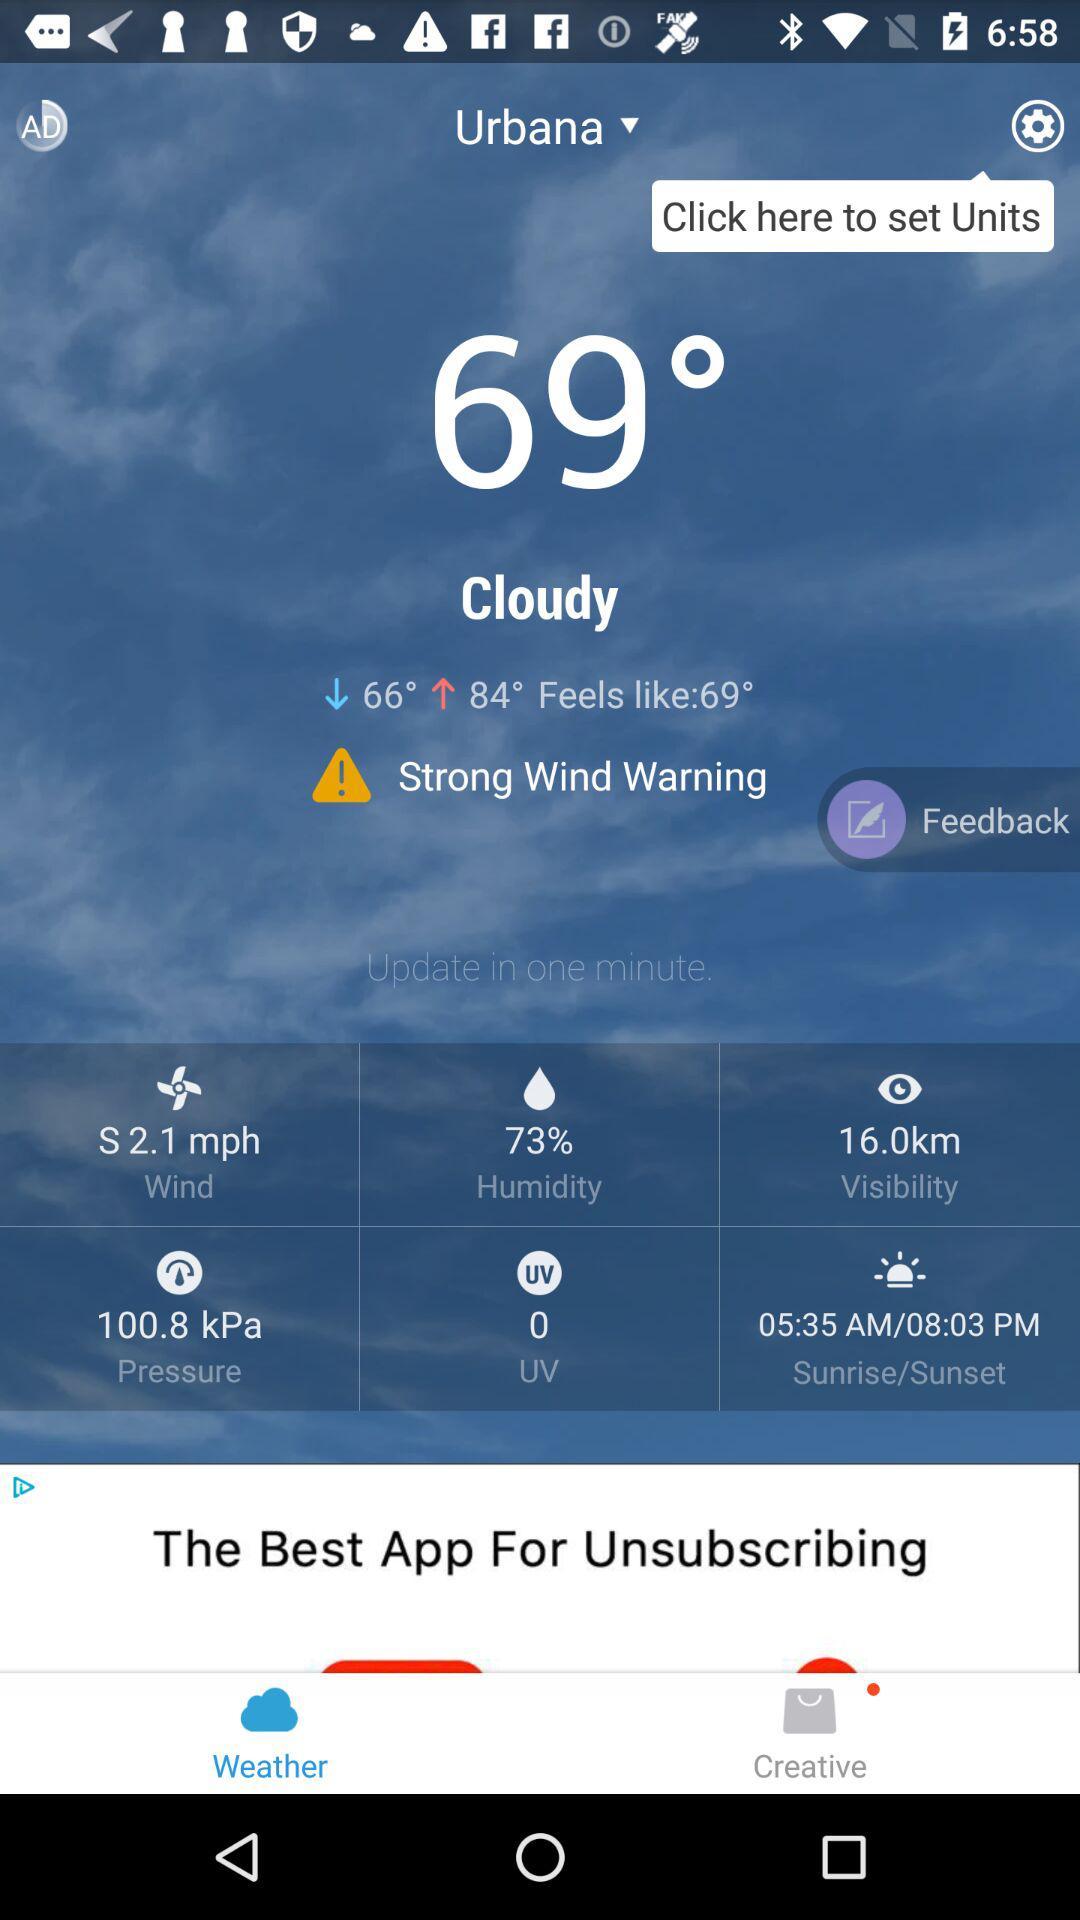  What do you see at coordinates (1036, 133) in the screenshot?
I see `the settings icon` at bounding box center [1036, 133].